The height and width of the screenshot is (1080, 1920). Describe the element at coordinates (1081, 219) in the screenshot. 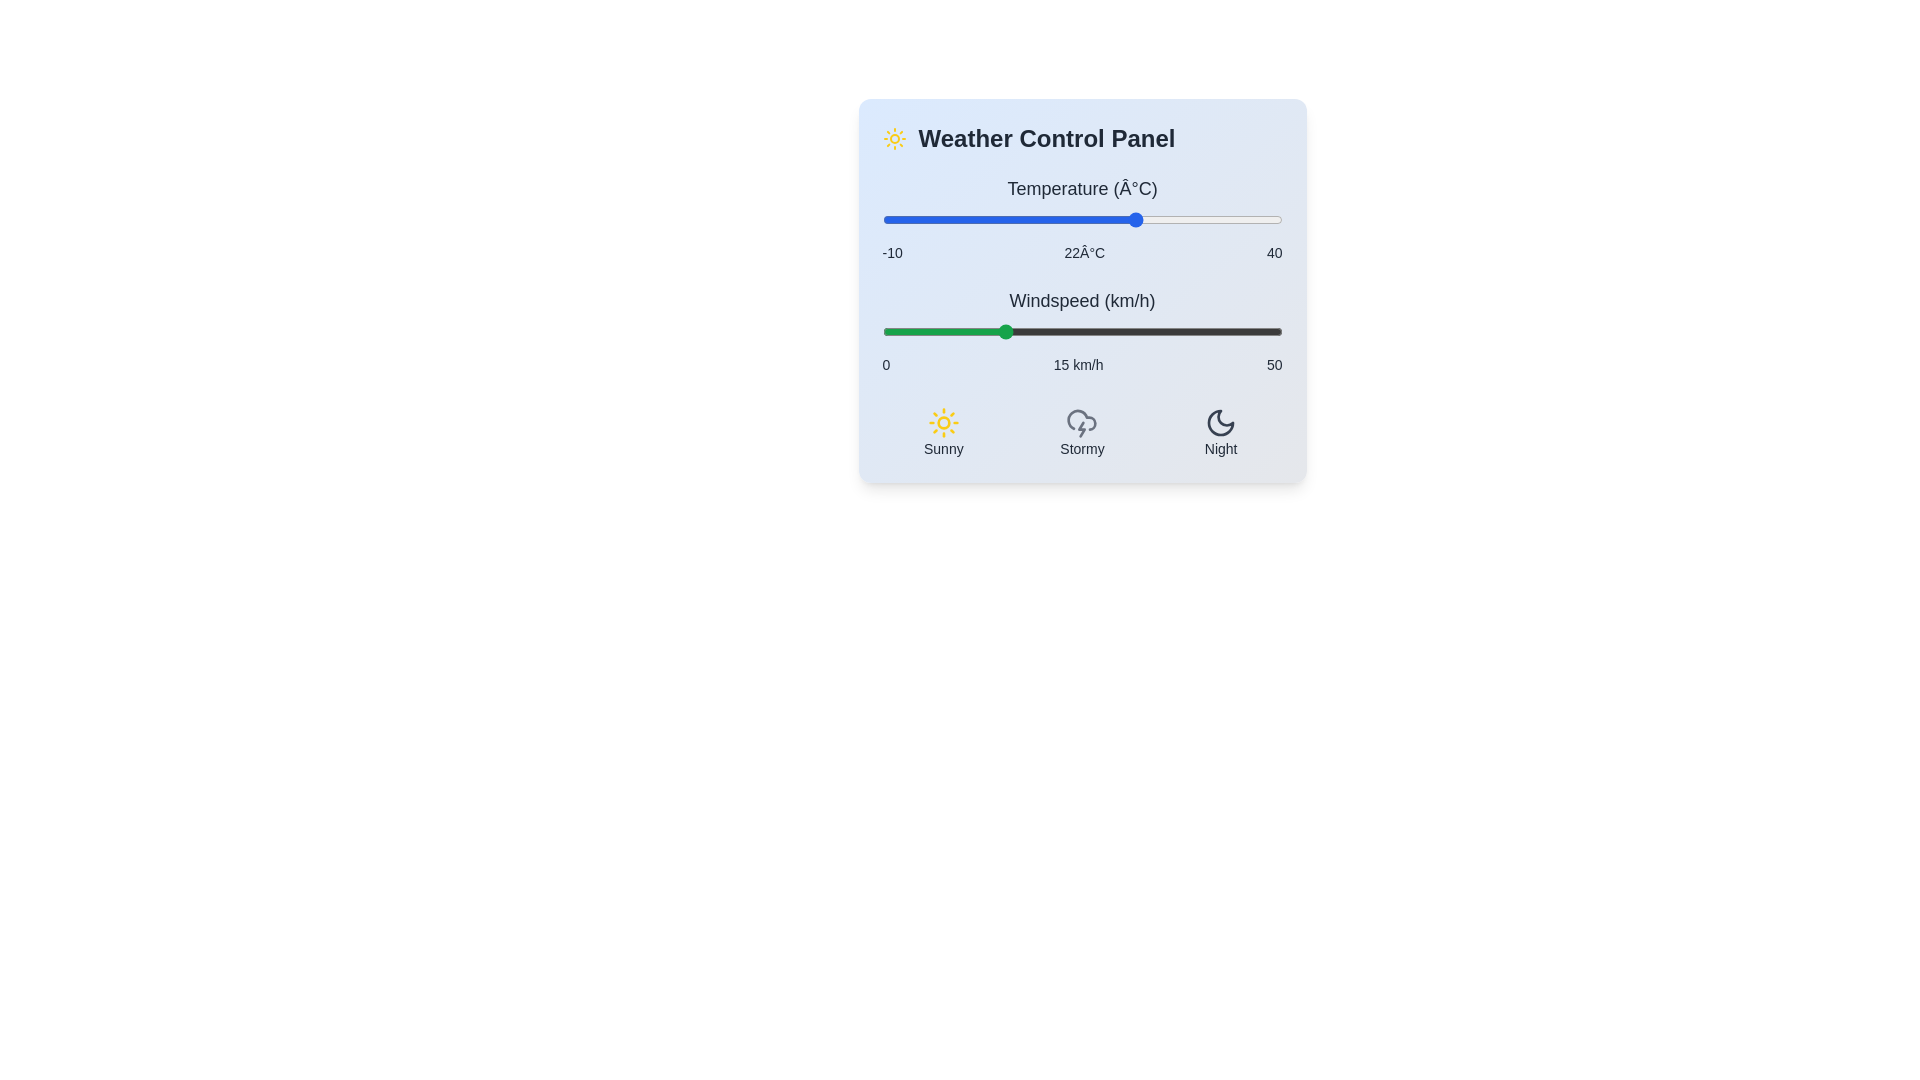

I see `the temperature control slider` at that location.